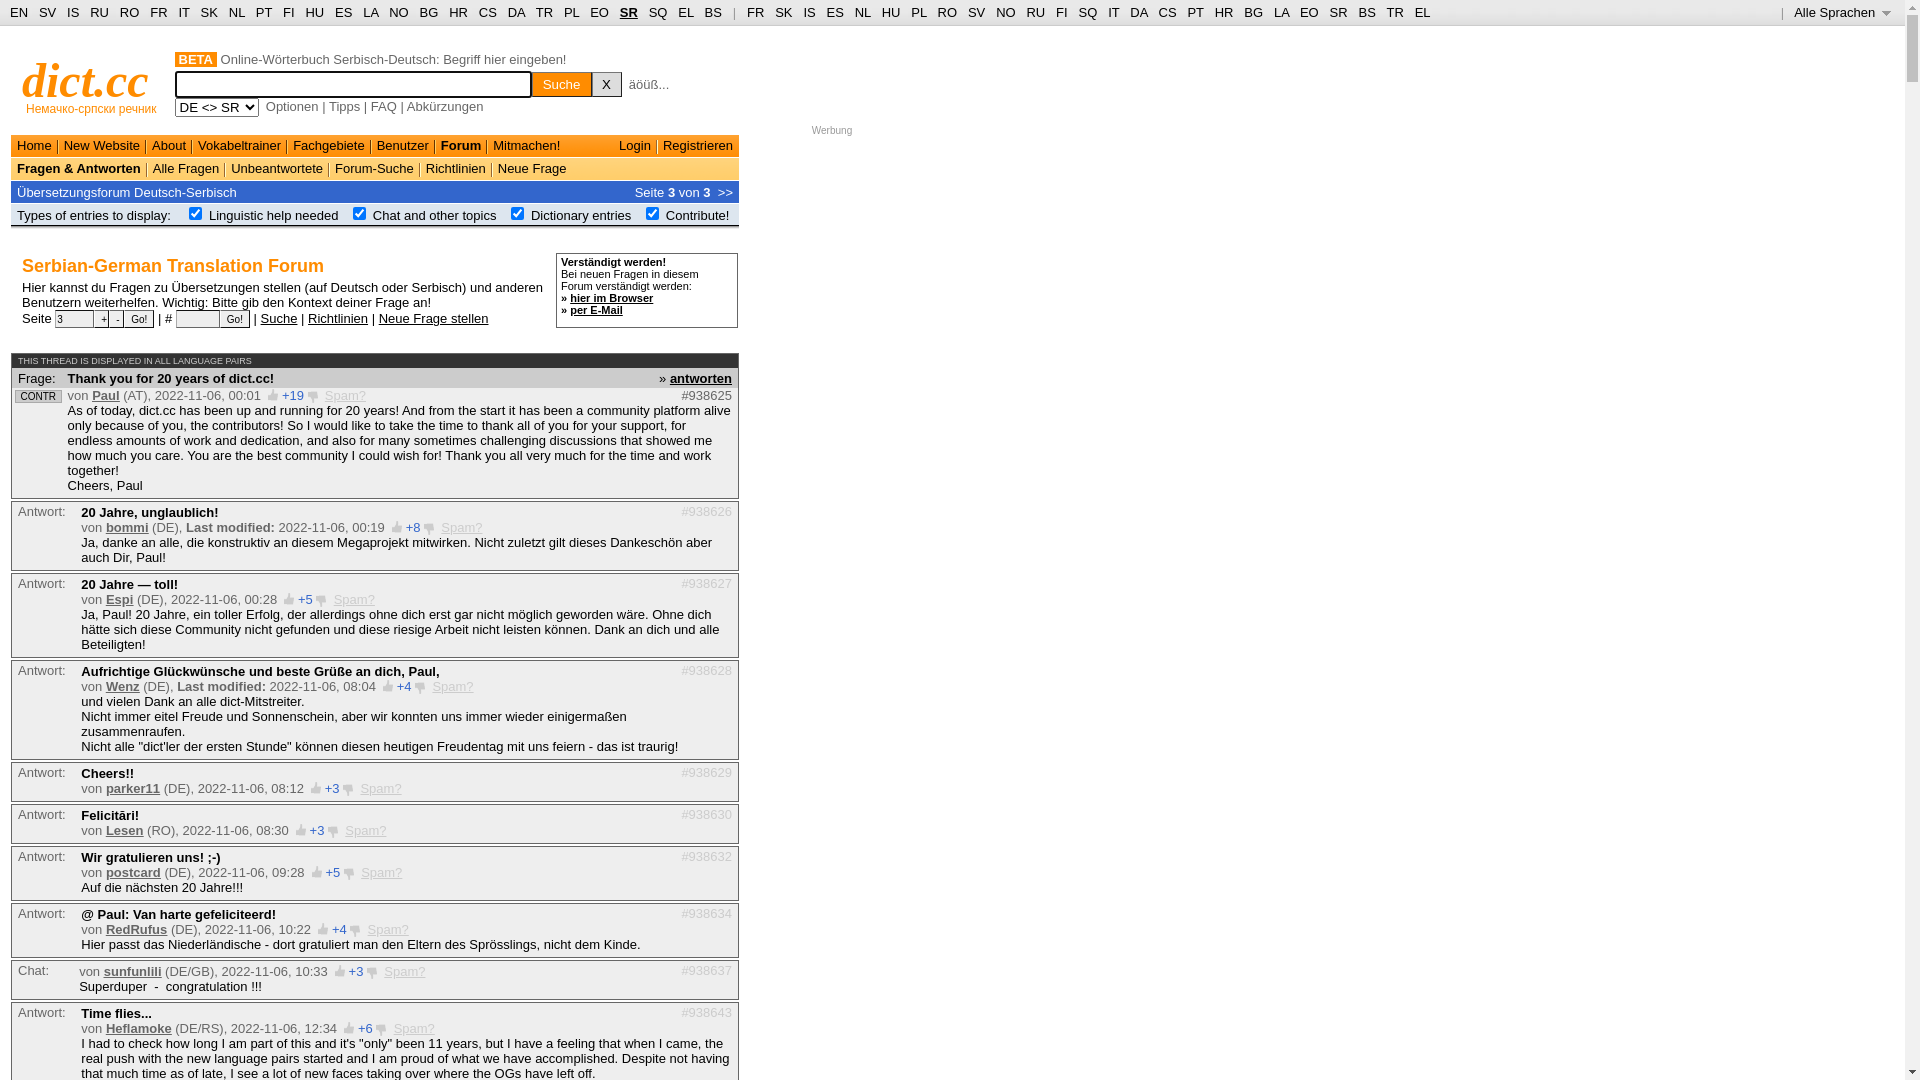  I want to click on '#938625', so click(706, 395).